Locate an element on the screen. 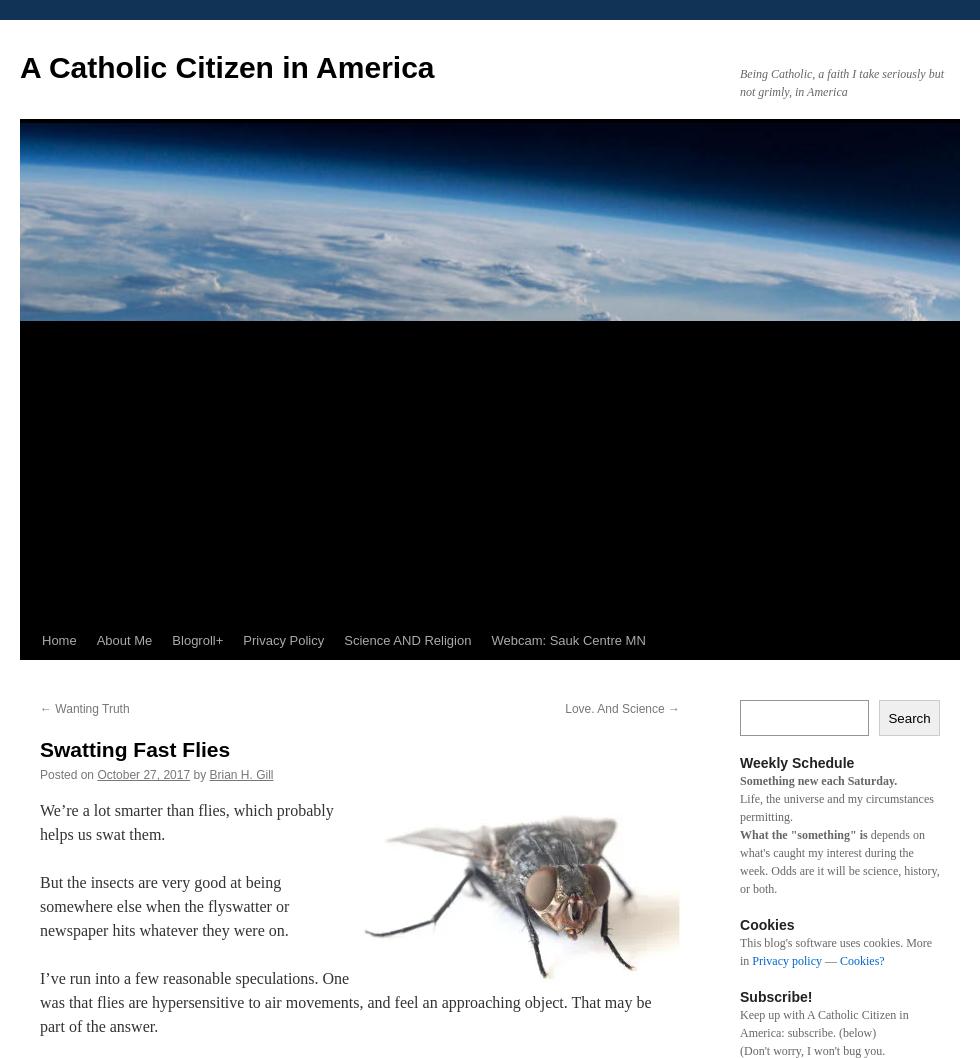  'Subscribe!' is located at coordinates (775, 995).